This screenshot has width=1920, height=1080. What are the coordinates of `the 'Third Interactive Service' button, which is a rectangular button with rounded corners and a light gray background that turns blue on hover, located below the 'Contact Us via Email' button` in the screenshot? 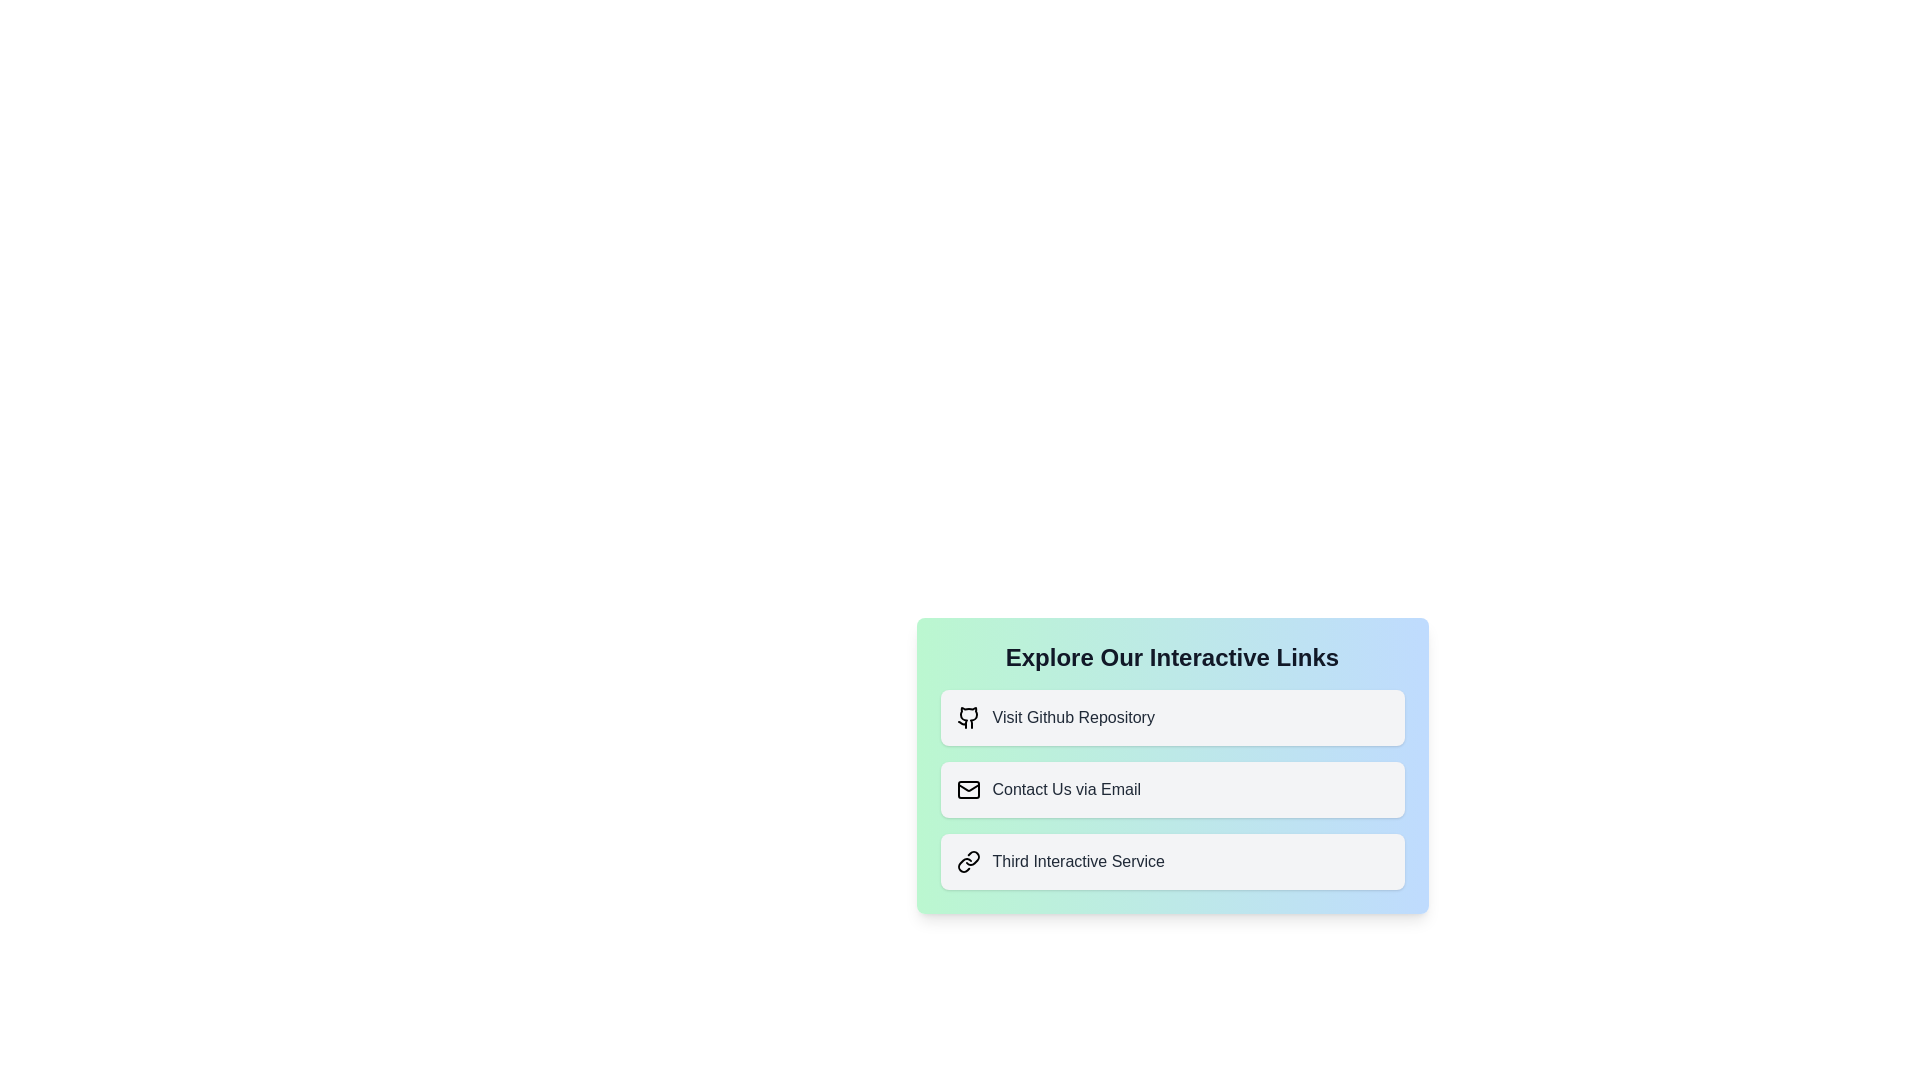 It's located at (1172, 860).